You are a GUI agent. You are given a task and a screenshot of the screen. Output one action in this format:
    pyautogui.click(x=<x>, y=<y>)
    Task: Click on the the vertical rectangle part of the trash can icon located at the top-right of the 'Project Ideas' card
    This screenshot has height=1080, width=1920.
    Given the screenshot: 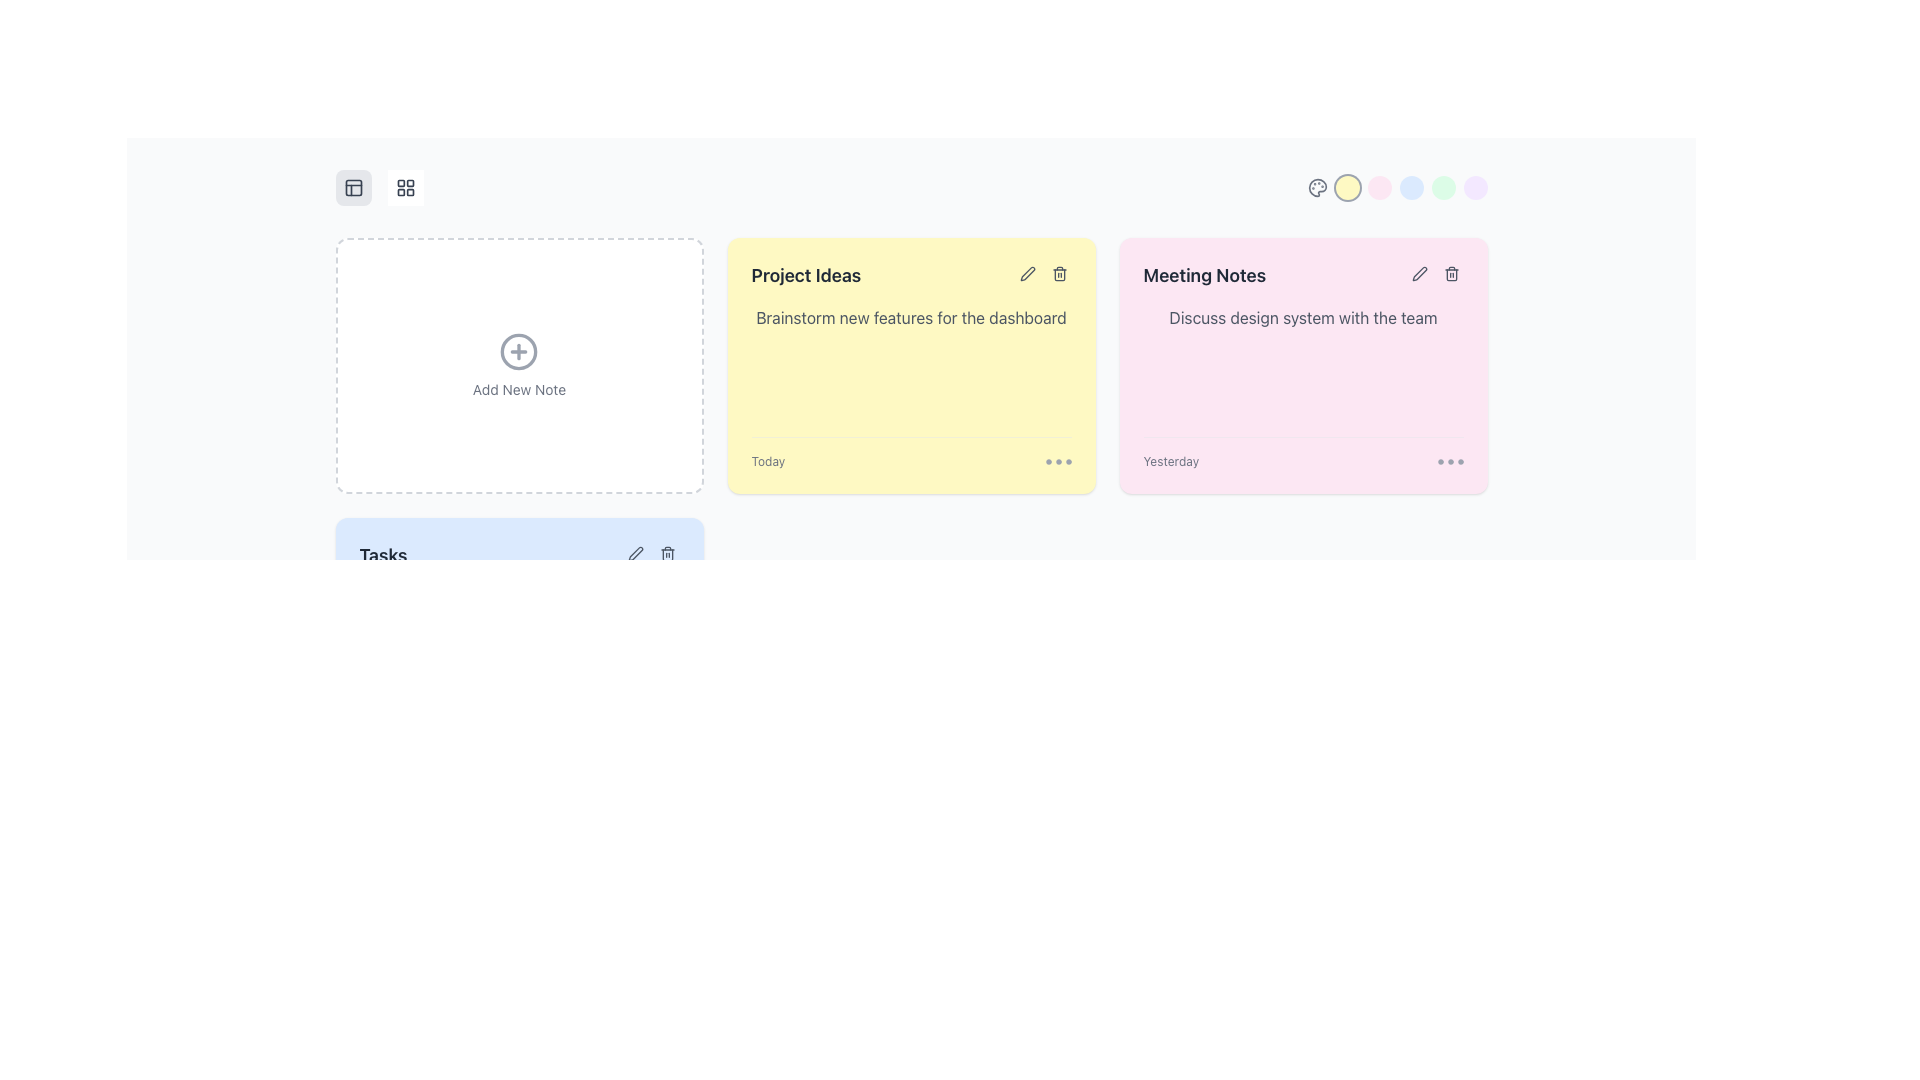 What is the action you would take?
    pyautogui.click(x=1058, y=275)
    